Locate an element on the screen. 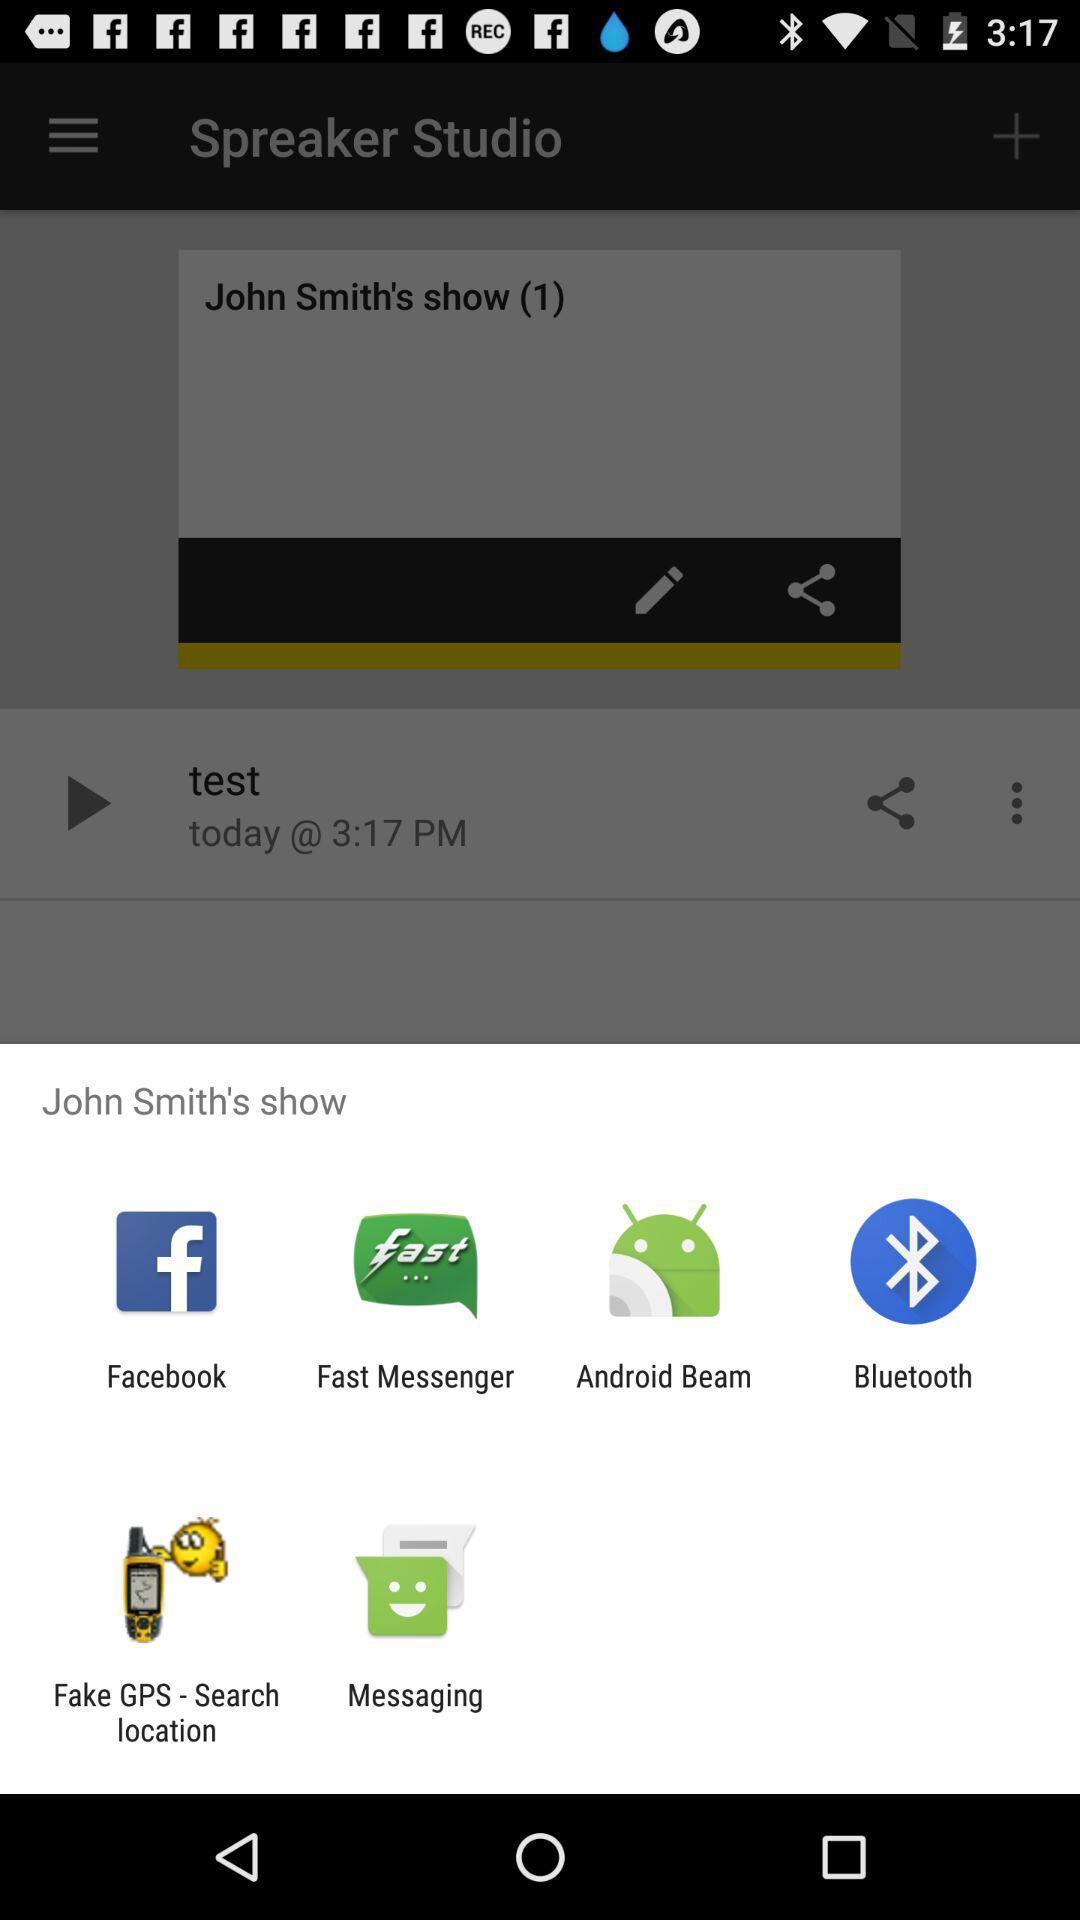 Image resolution: width=1080 pixels, height=1920 pixels. fast messenger item is located at coordinates (414, 1392).